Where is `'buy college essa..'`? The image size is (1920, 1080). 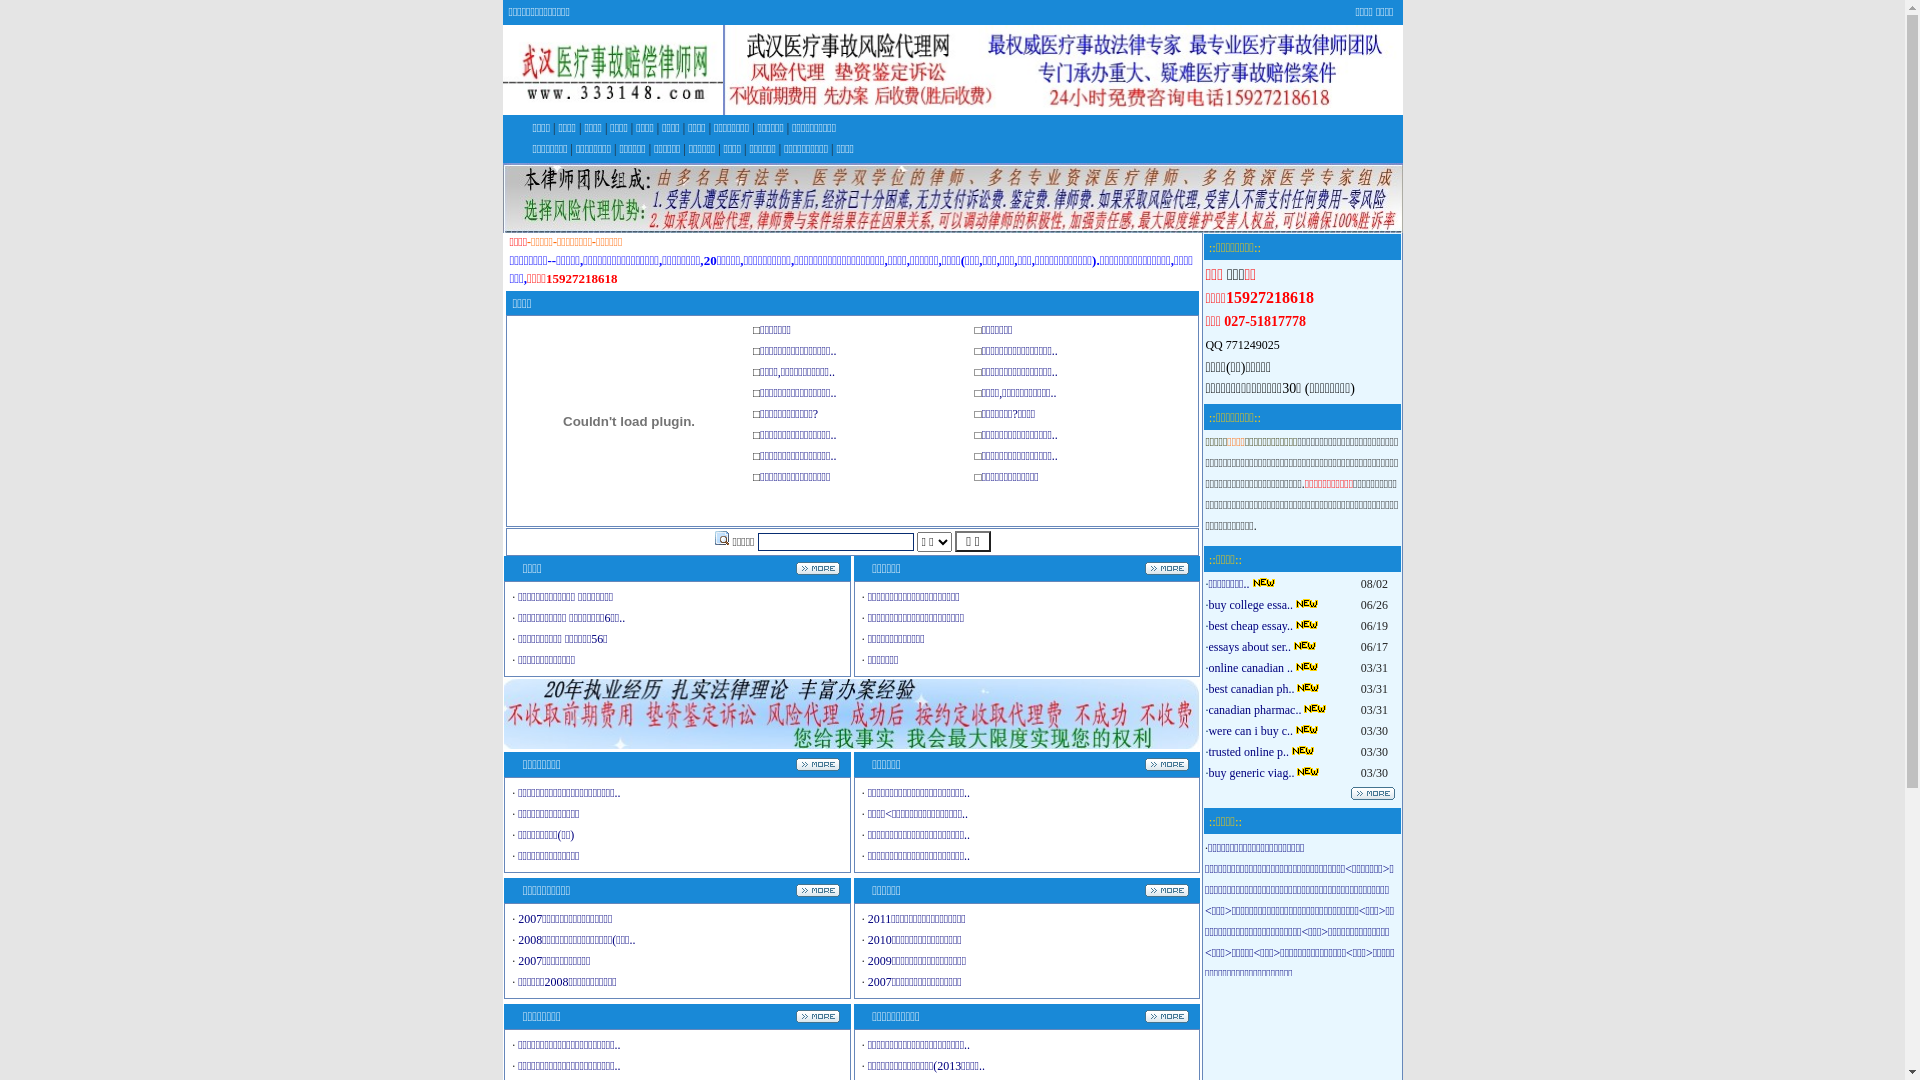
'buy college essa..' is located at coordinates (1249, 604).